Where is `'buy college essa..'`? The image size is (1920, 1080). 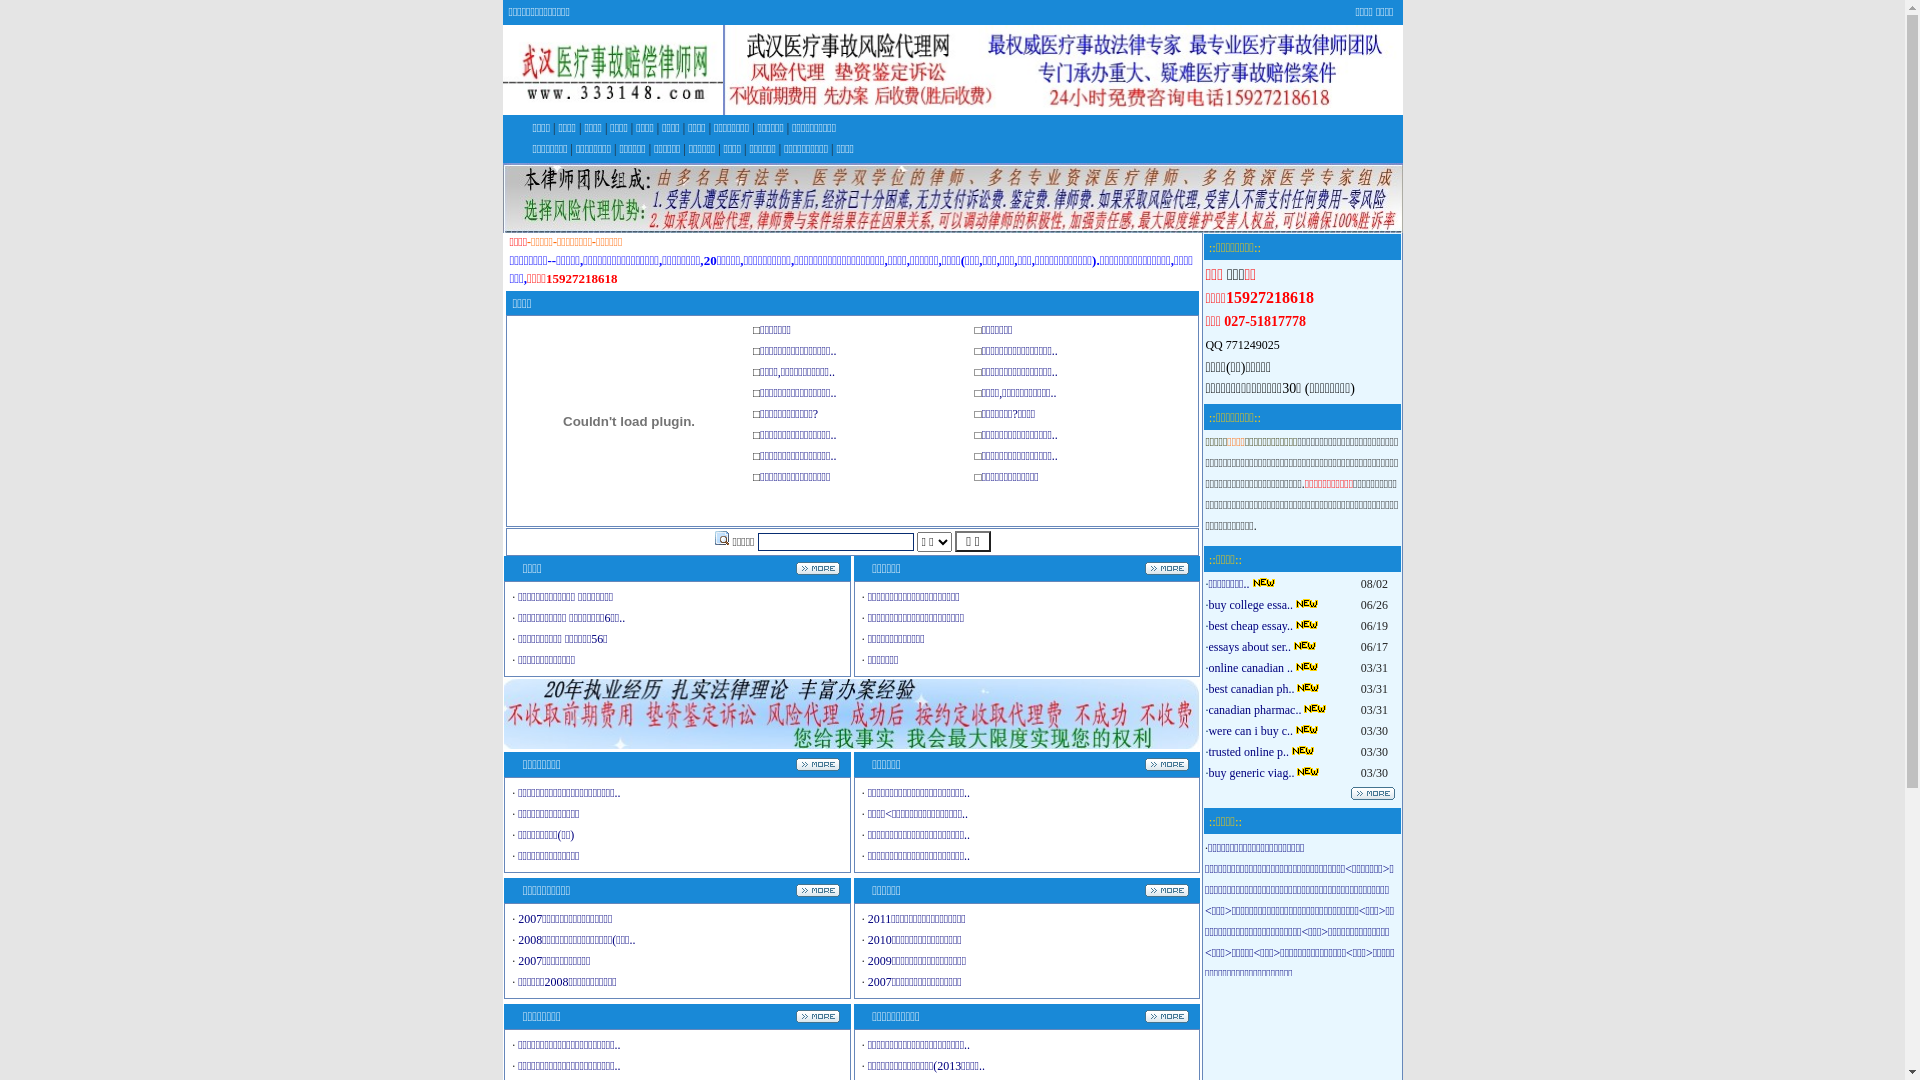
'buy college essa..' is located at coordinates (1249, 604).